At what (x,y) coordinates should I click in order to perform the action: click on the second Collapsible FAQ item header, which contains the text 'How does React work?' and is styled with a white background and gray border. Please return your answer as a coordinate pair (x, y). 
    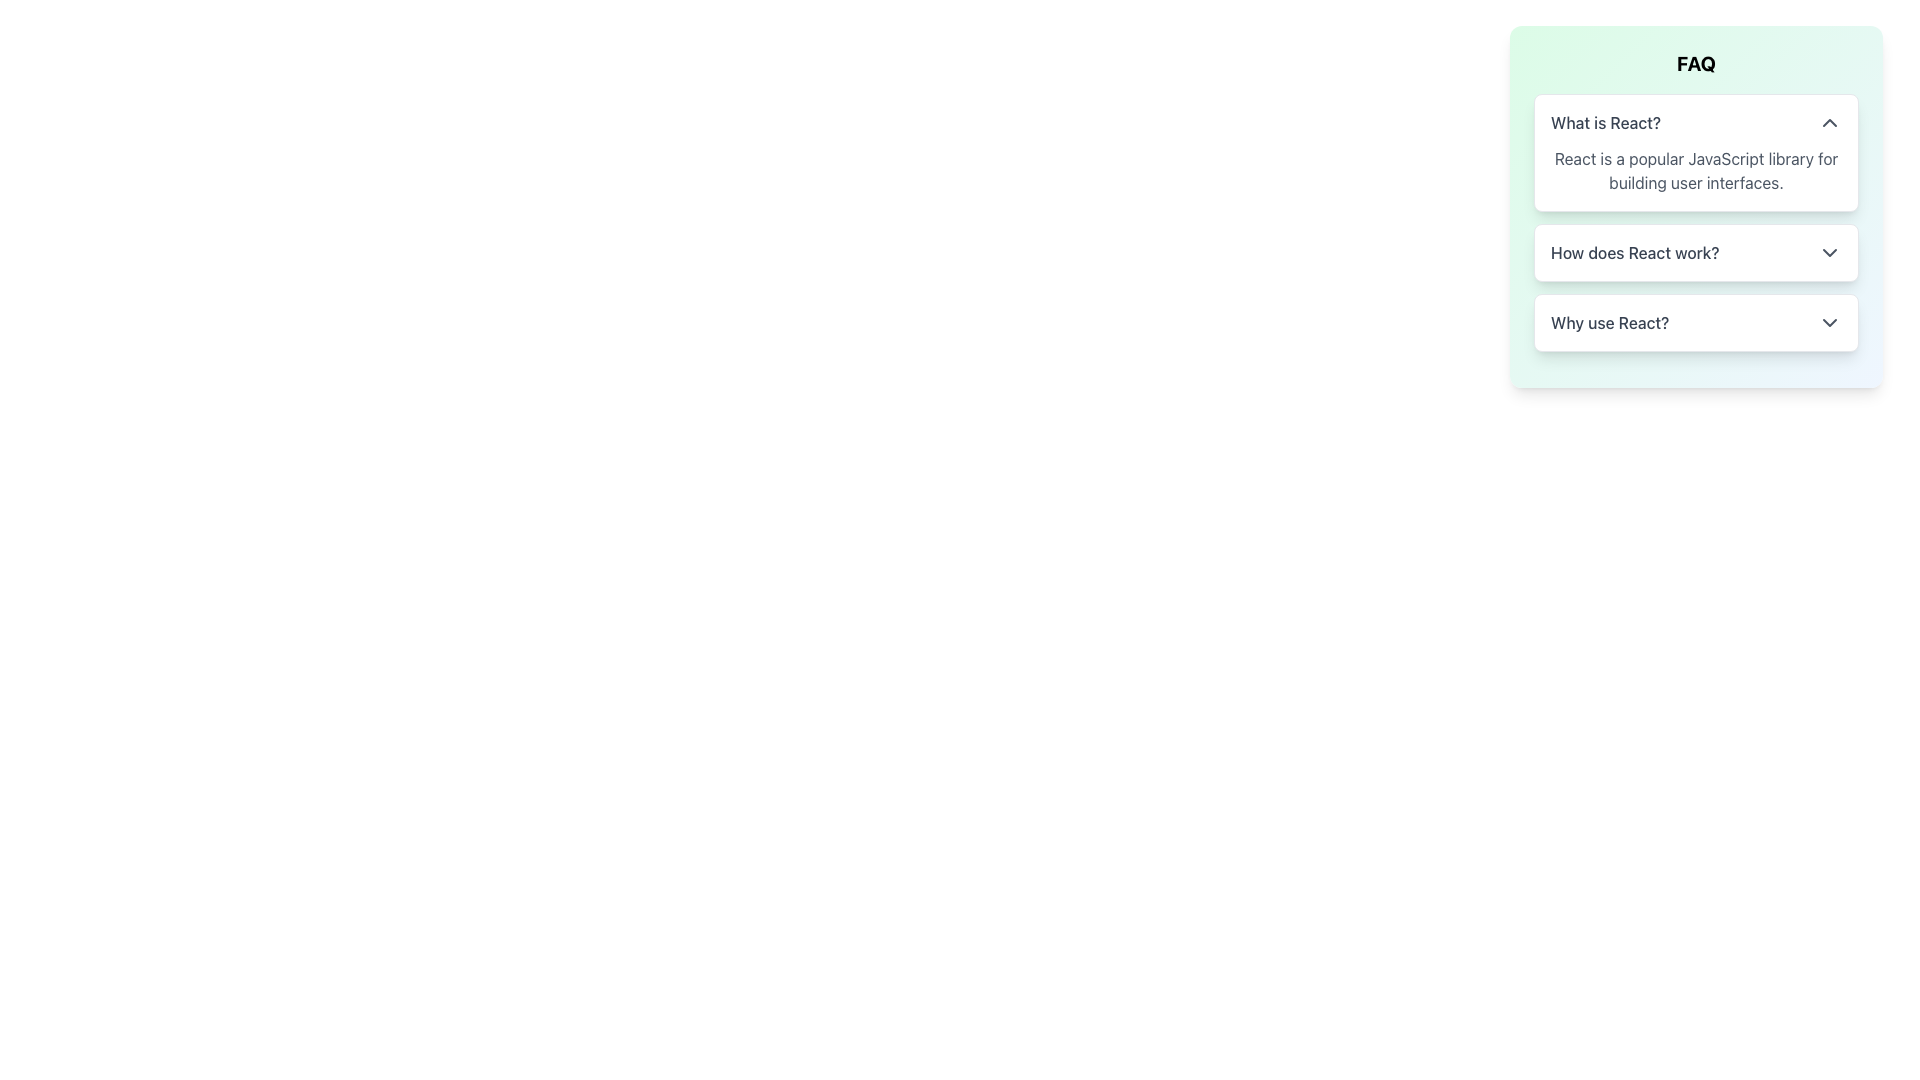
    Looking at the image, I should click on (1695, 252).